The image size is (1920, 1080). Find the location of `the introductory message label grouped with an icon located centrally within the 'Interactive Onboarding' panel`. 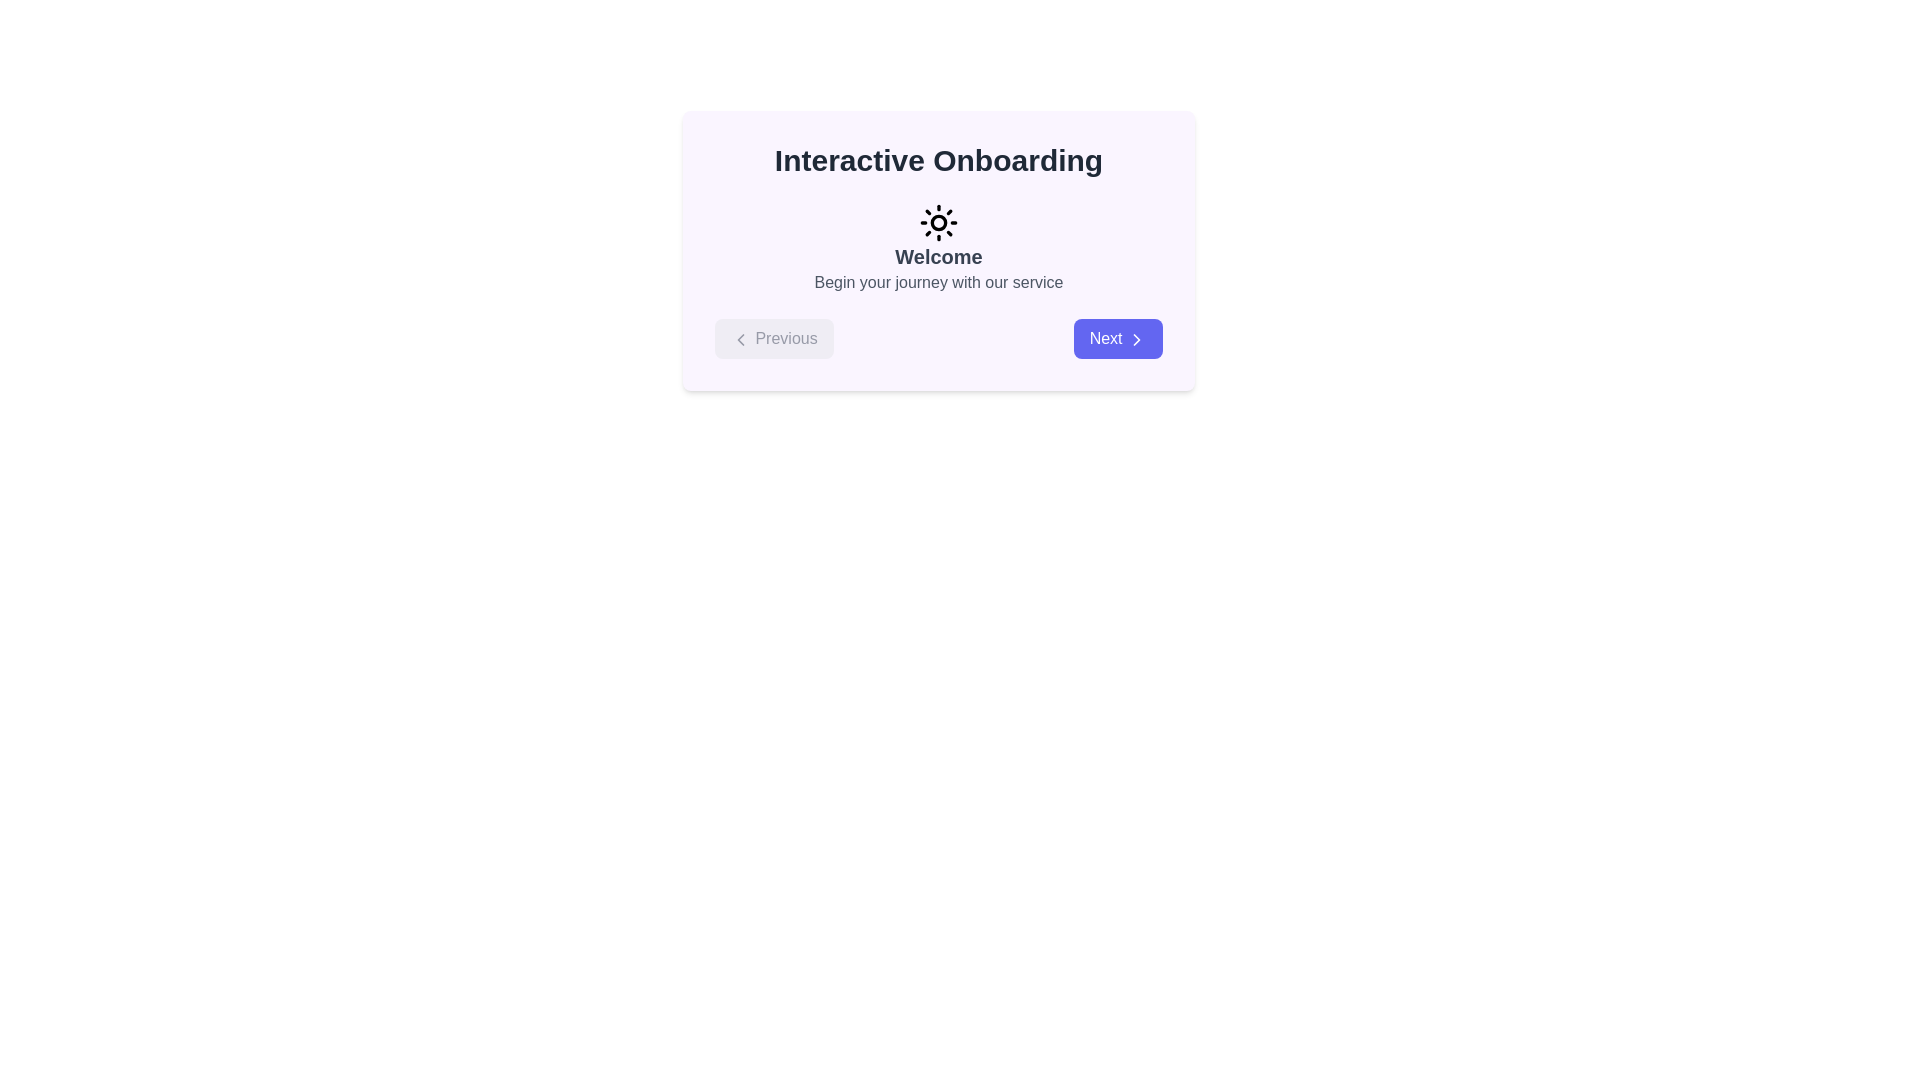

the introductory message label grouped with an icon located centrally within the 'Interactive Onboarding' panel is located at coordinates (938, 248).